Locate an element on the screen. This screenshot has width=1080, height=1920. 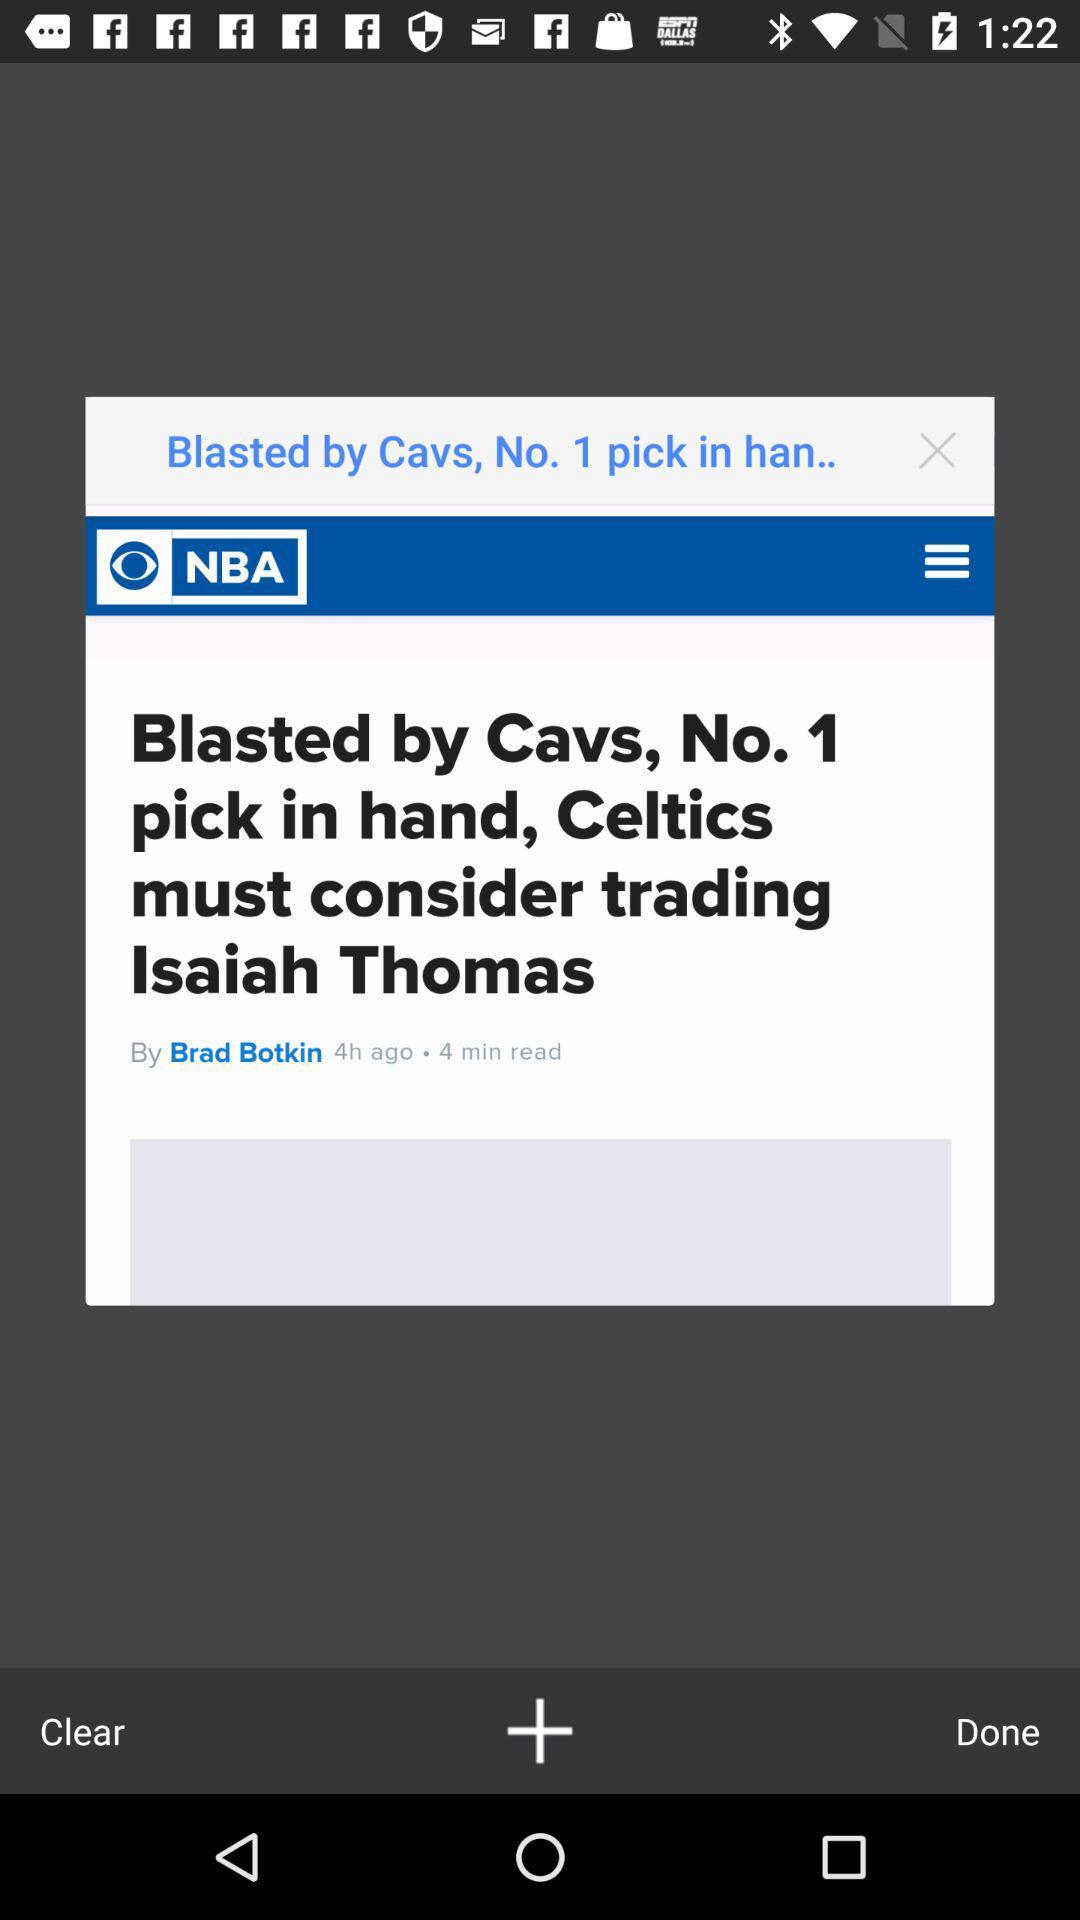
news is located at coordinates (540, 1730).